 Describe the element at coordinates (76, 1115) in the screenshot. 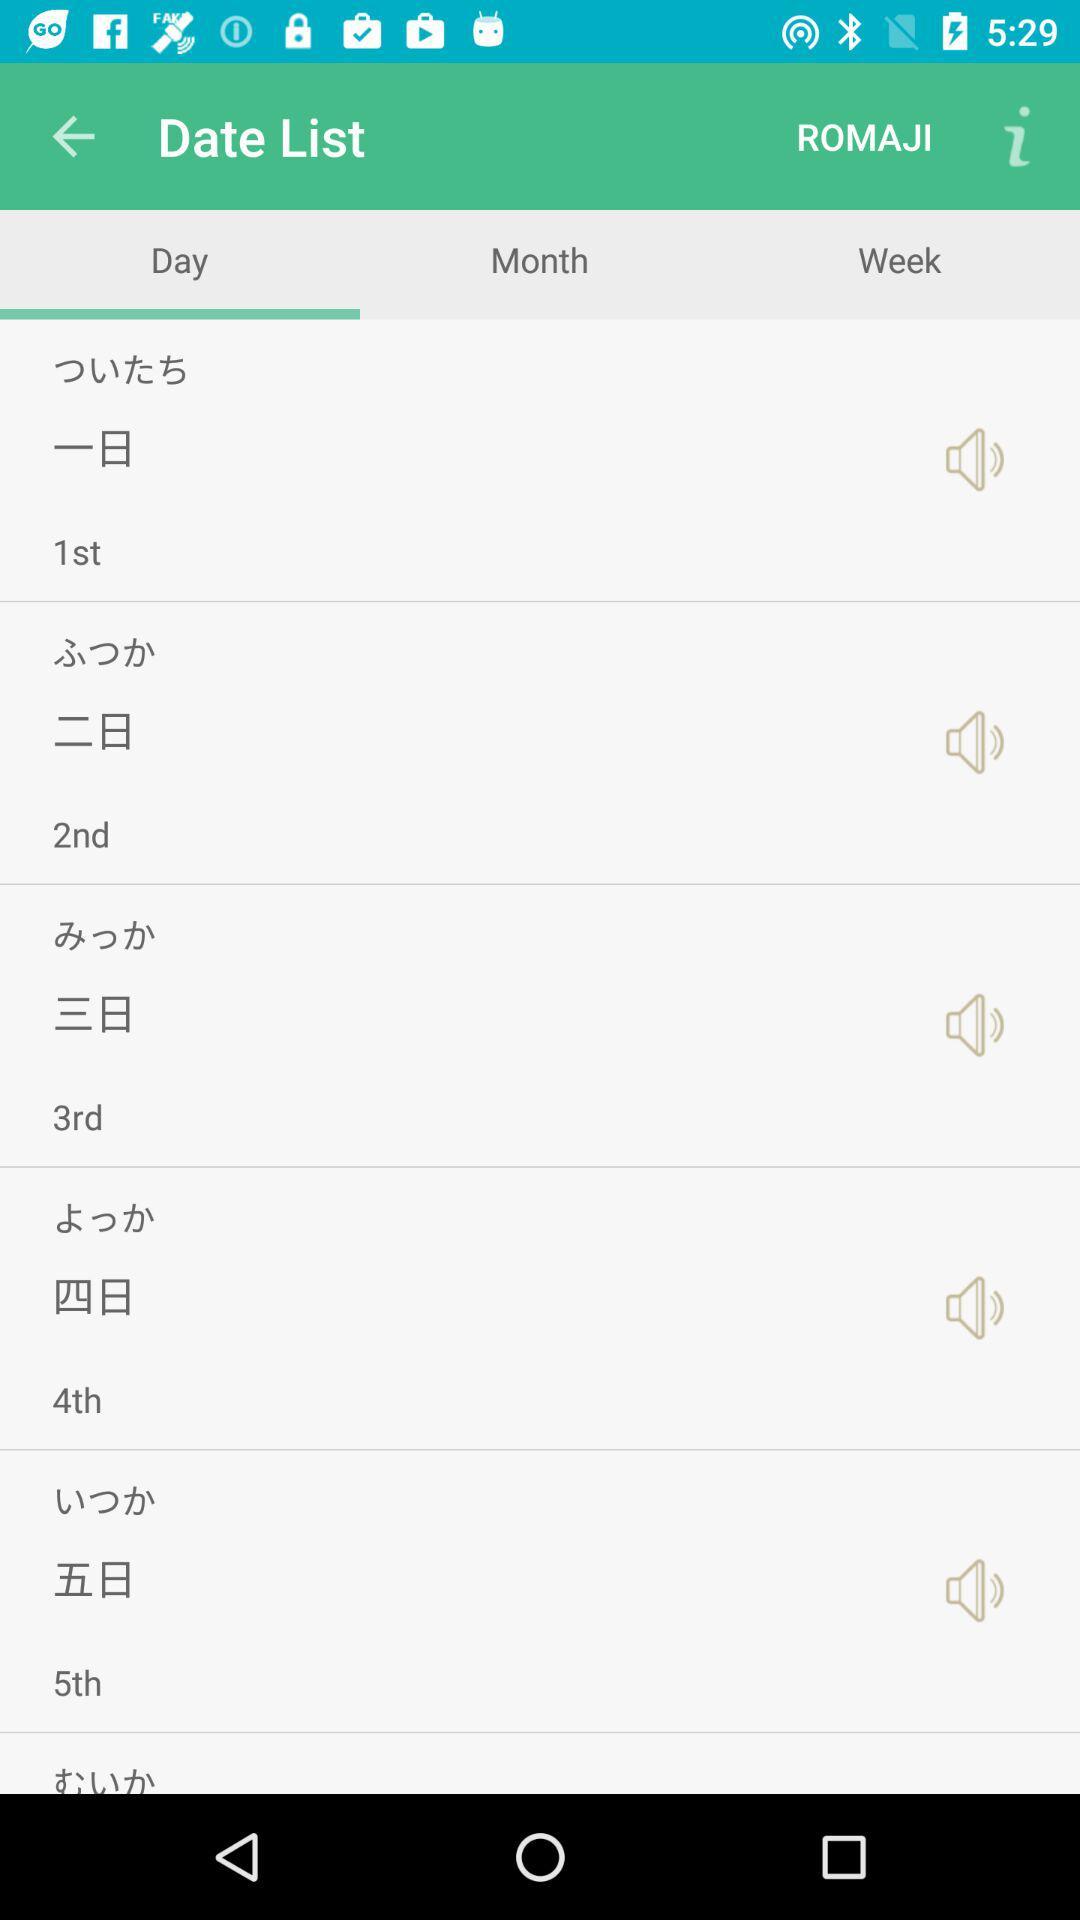

I see `3rd` at that location.